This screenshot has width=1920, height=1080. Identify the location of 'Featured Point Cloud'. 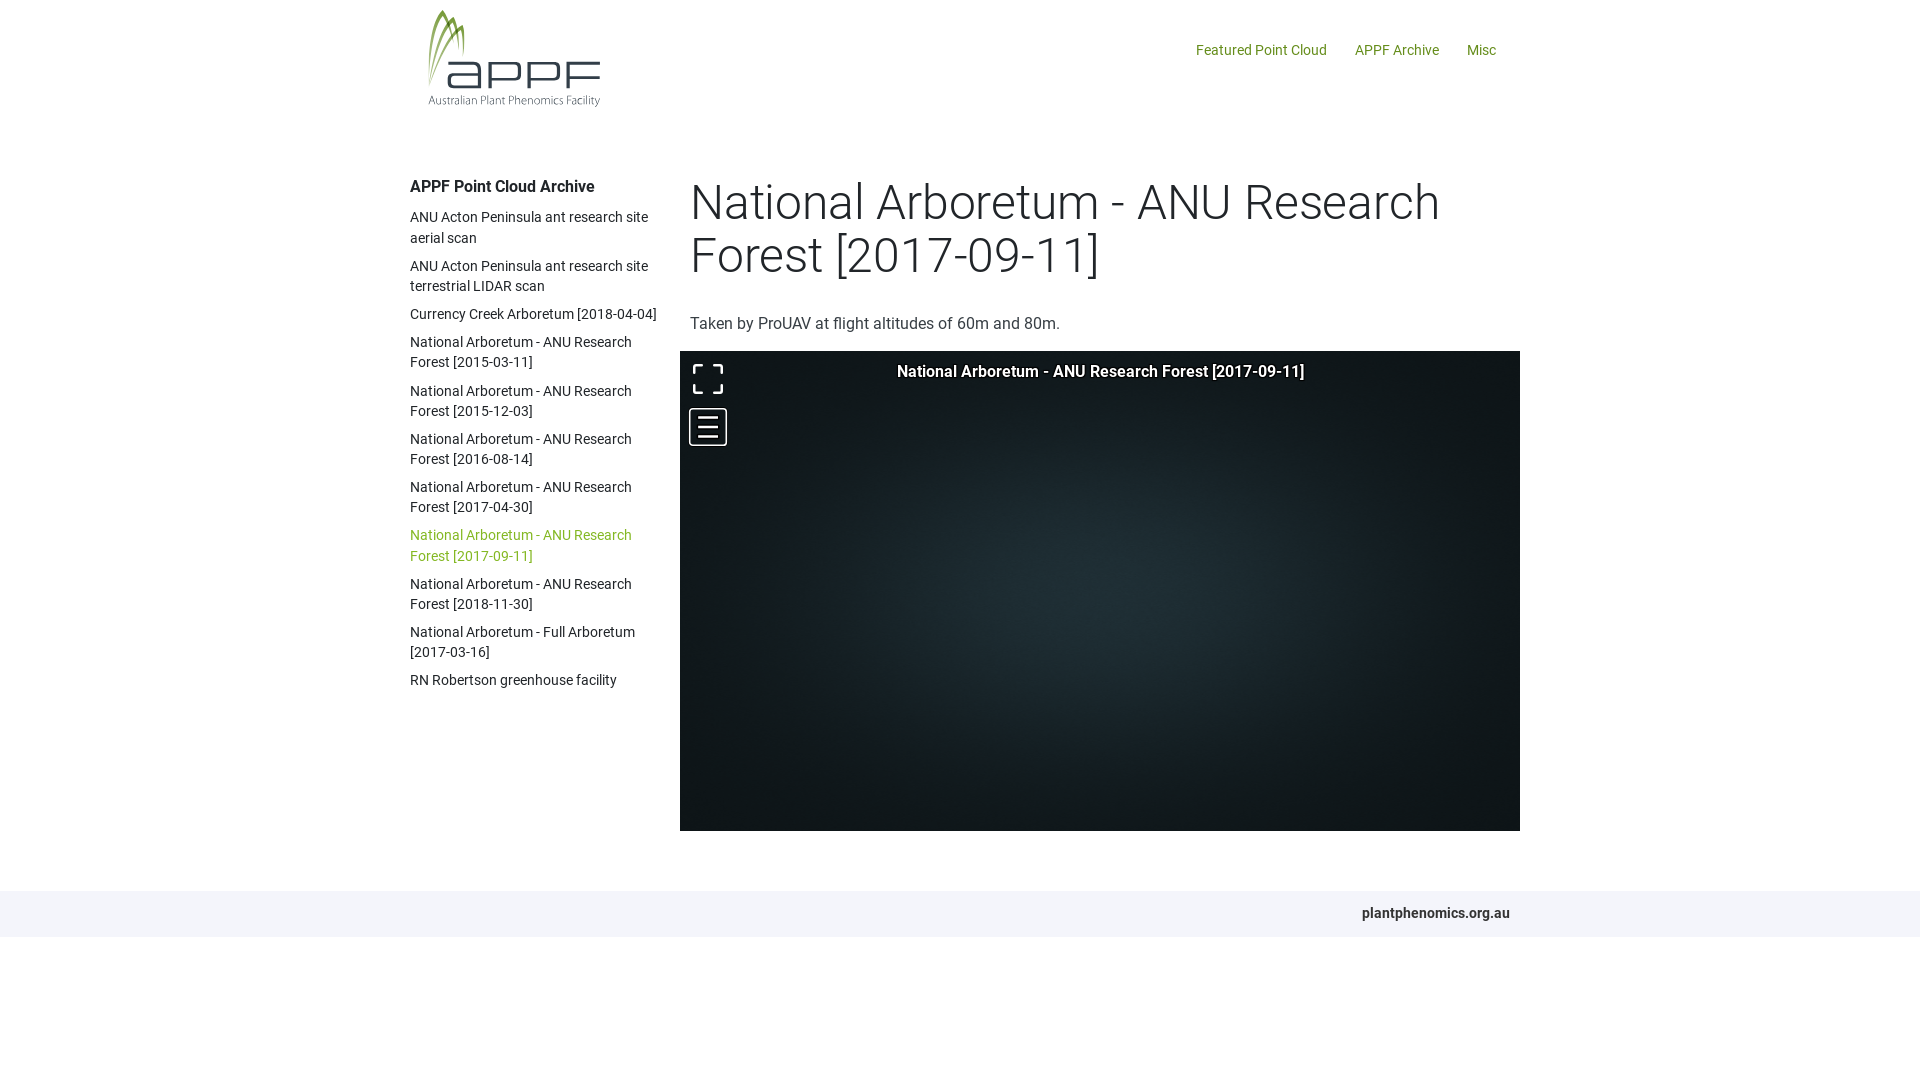
(1260, 49).